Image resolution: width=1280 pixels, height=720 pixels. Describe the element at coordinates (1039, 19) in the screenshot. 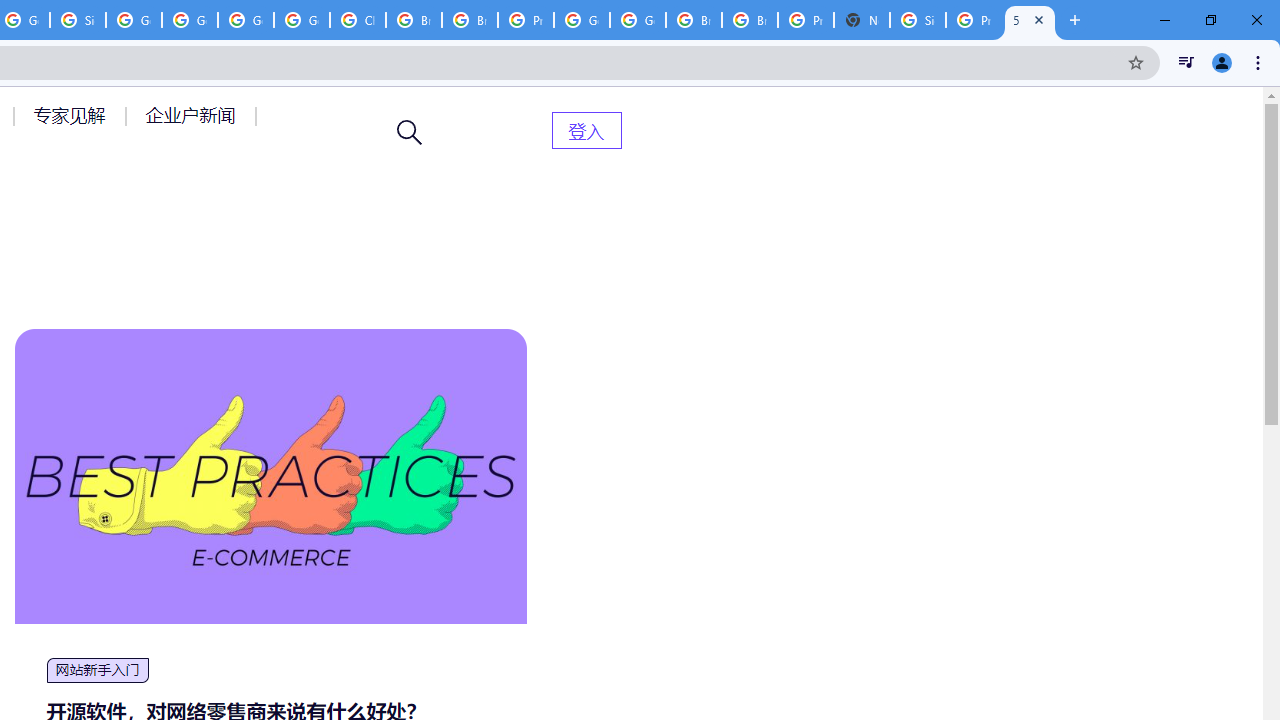

I see `'Close'` at that location.